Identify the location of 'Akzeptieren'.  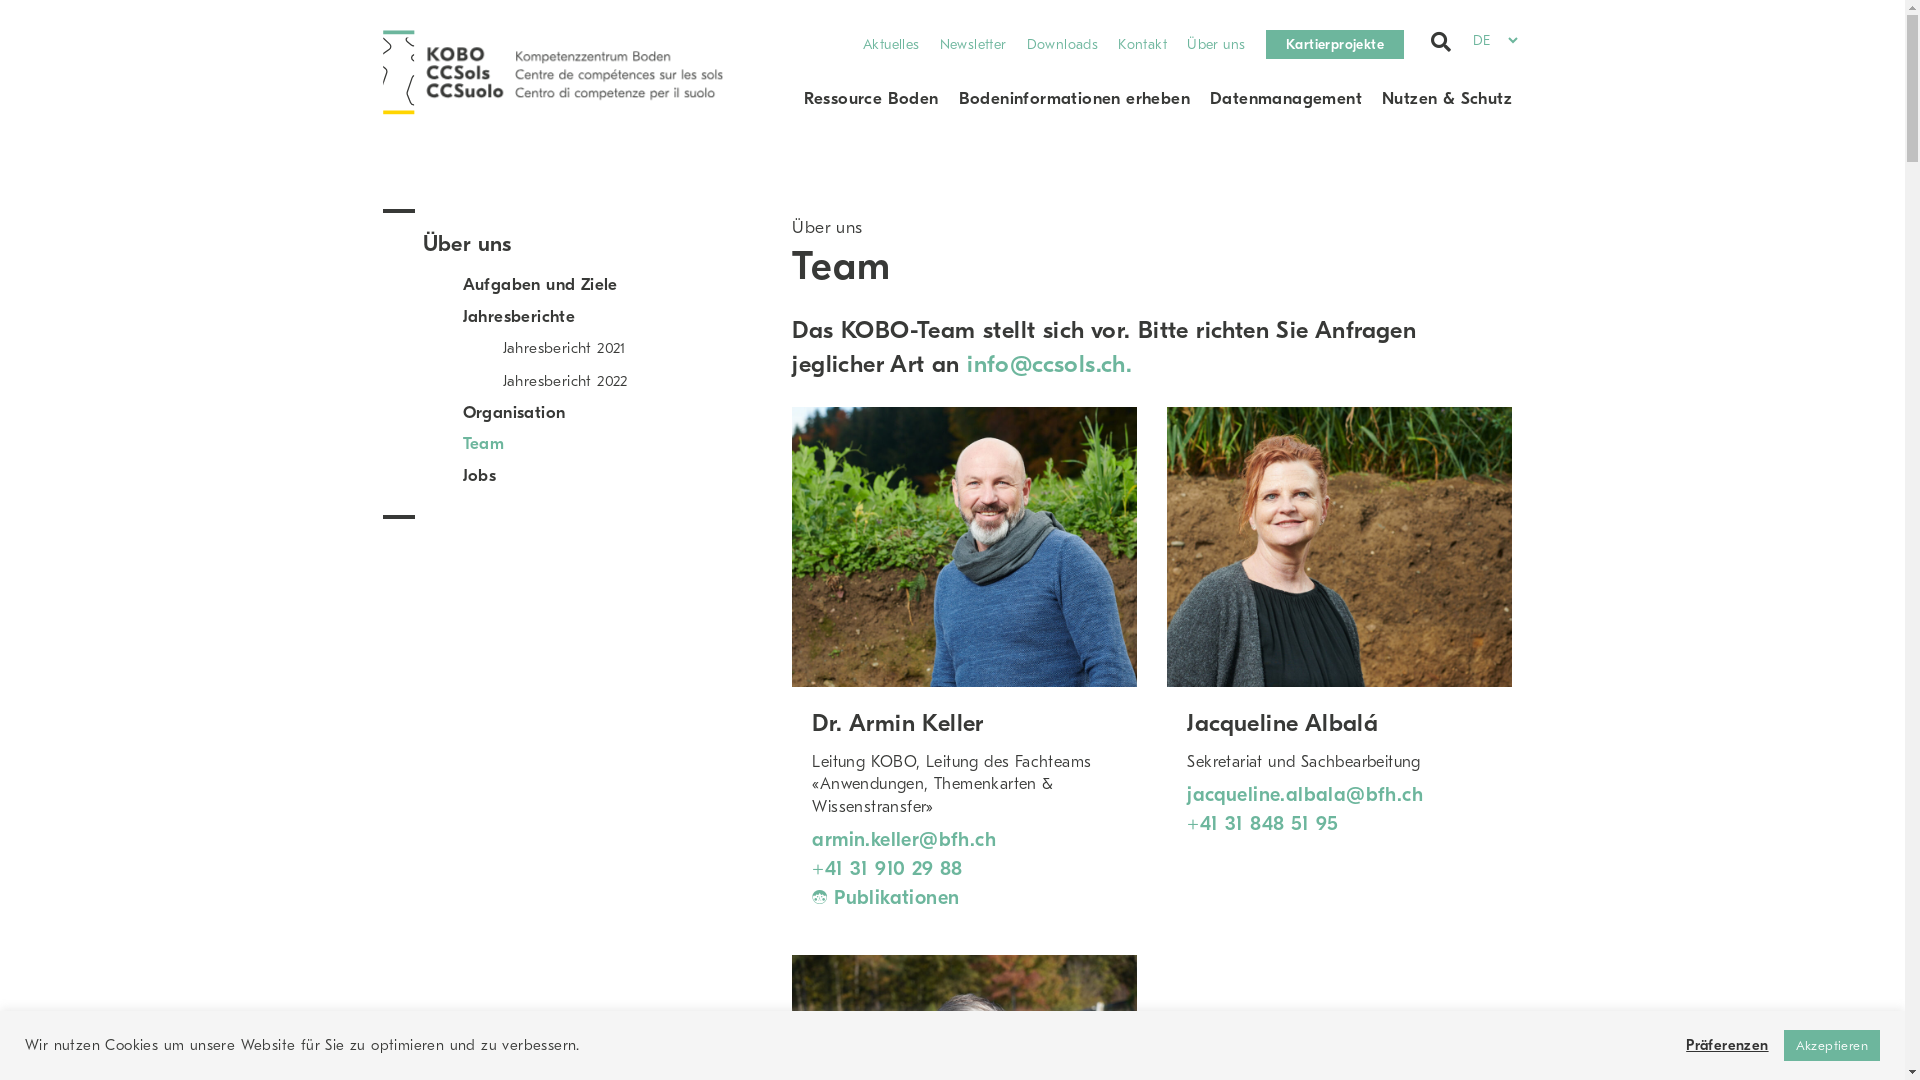
(1832, 1044).